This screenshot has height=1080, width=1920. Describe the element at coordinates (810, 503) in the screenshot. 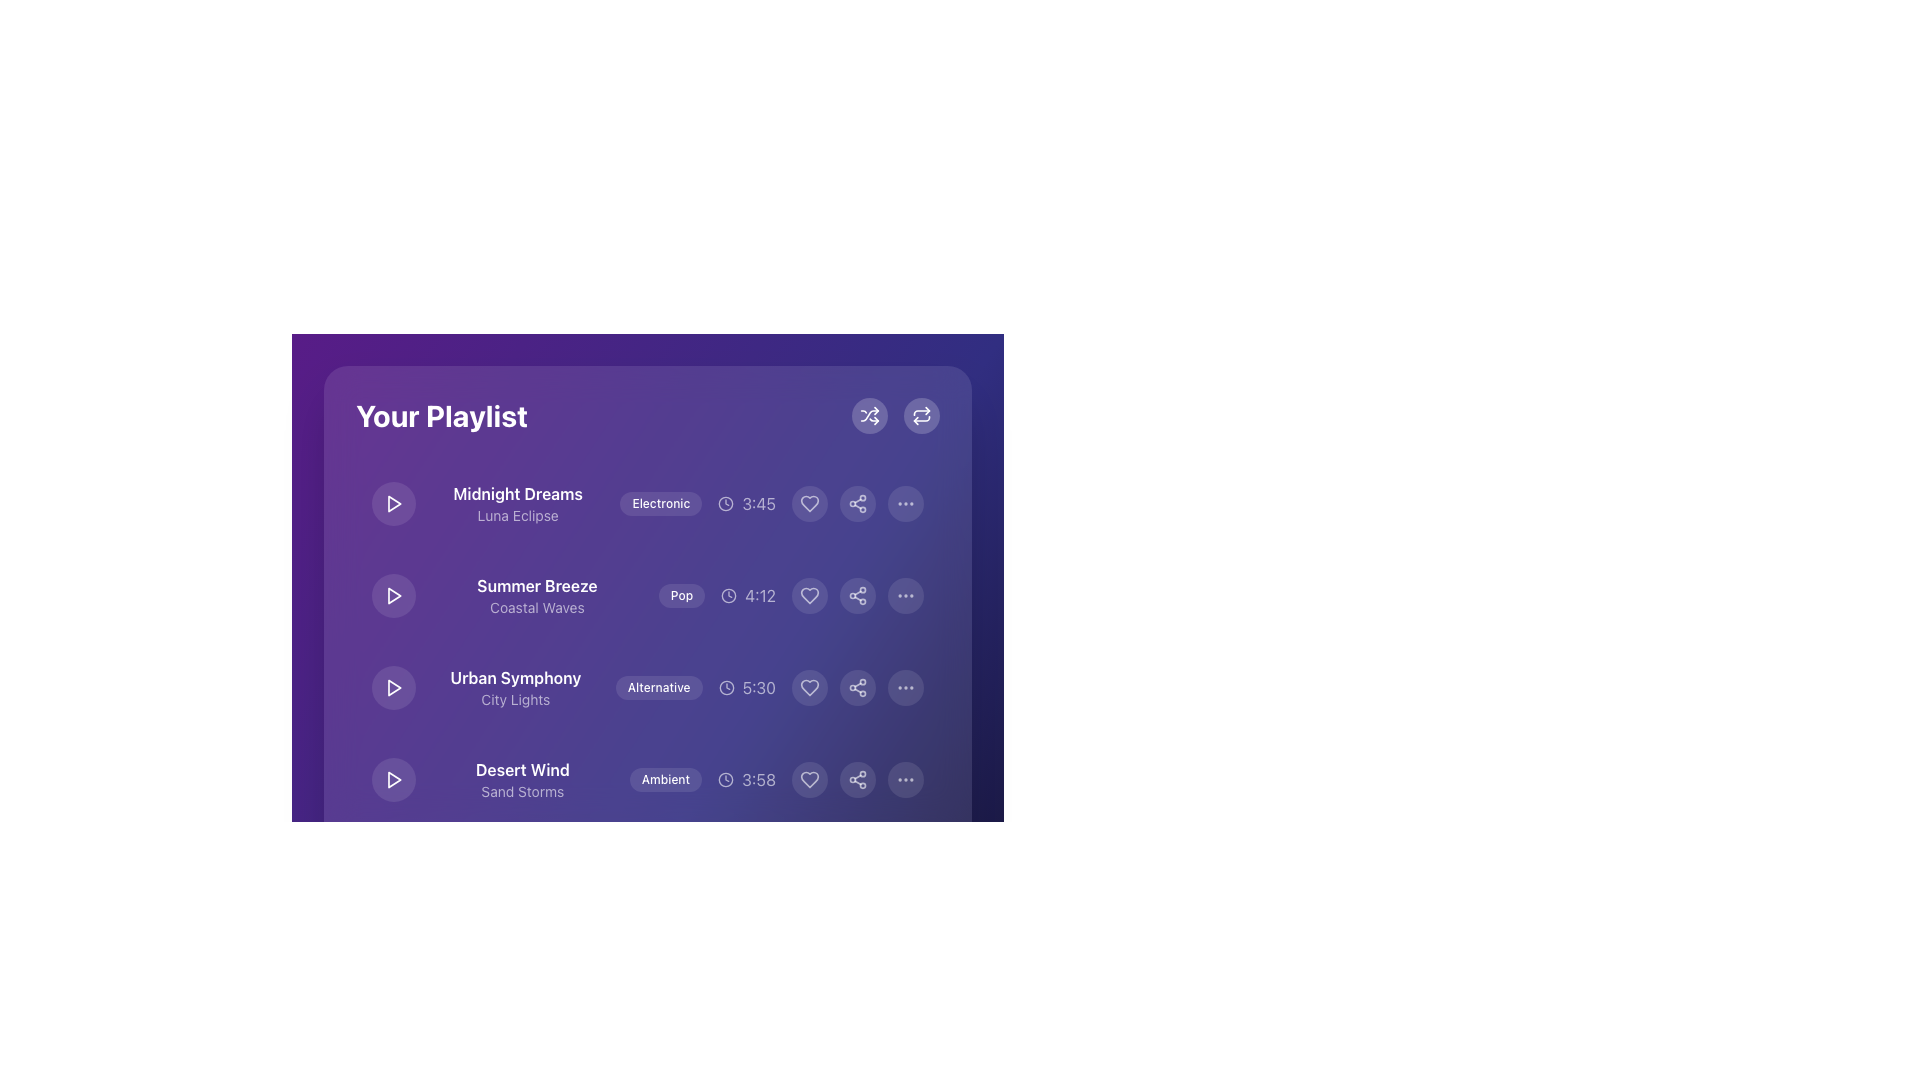

I see `the heart icon button representing 'like' or 'favorite' in the playlist interface` at that location.